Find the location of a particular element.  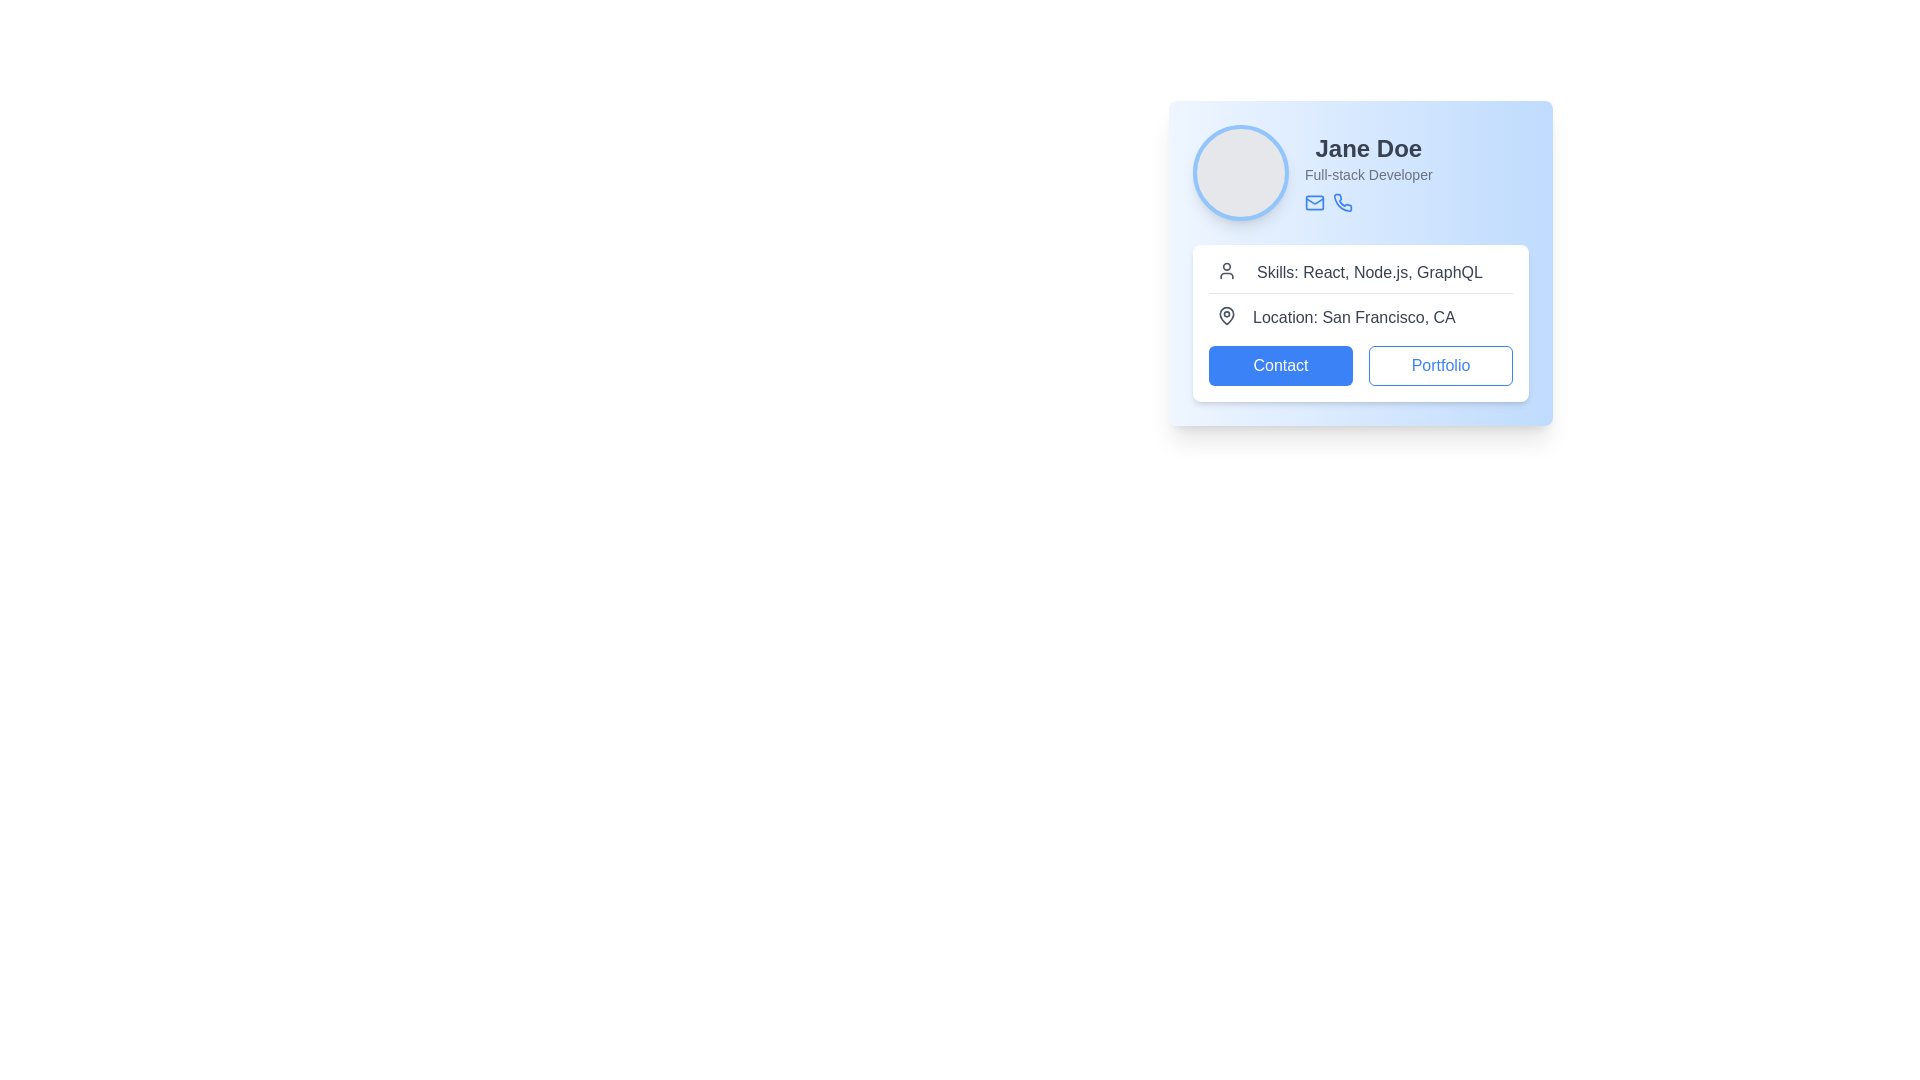

the email icon, which is the leftmost icon below the user's name and profession is located at coordinates (1315, 203).